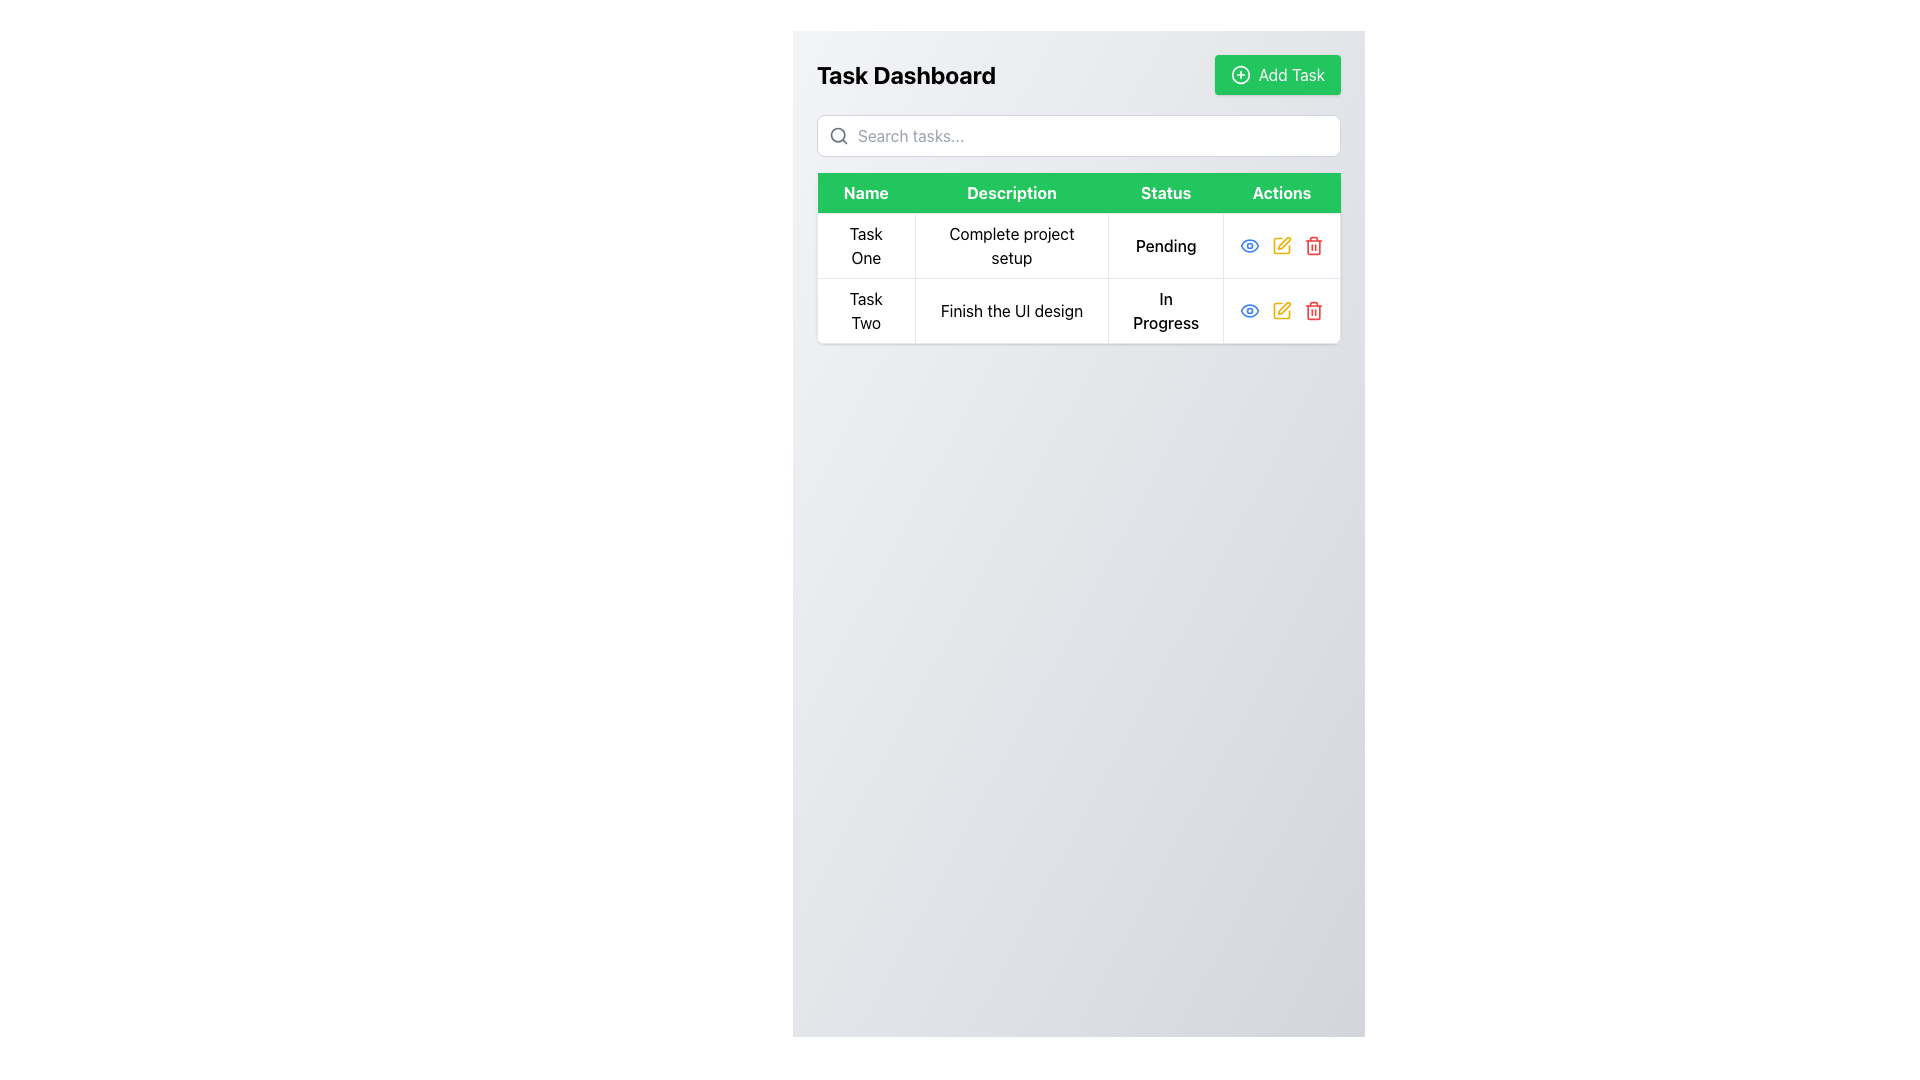  I want to click on the 'In Progress' static text label located in the 'Status' column of the second row in the task management table, so click(1166, 311).